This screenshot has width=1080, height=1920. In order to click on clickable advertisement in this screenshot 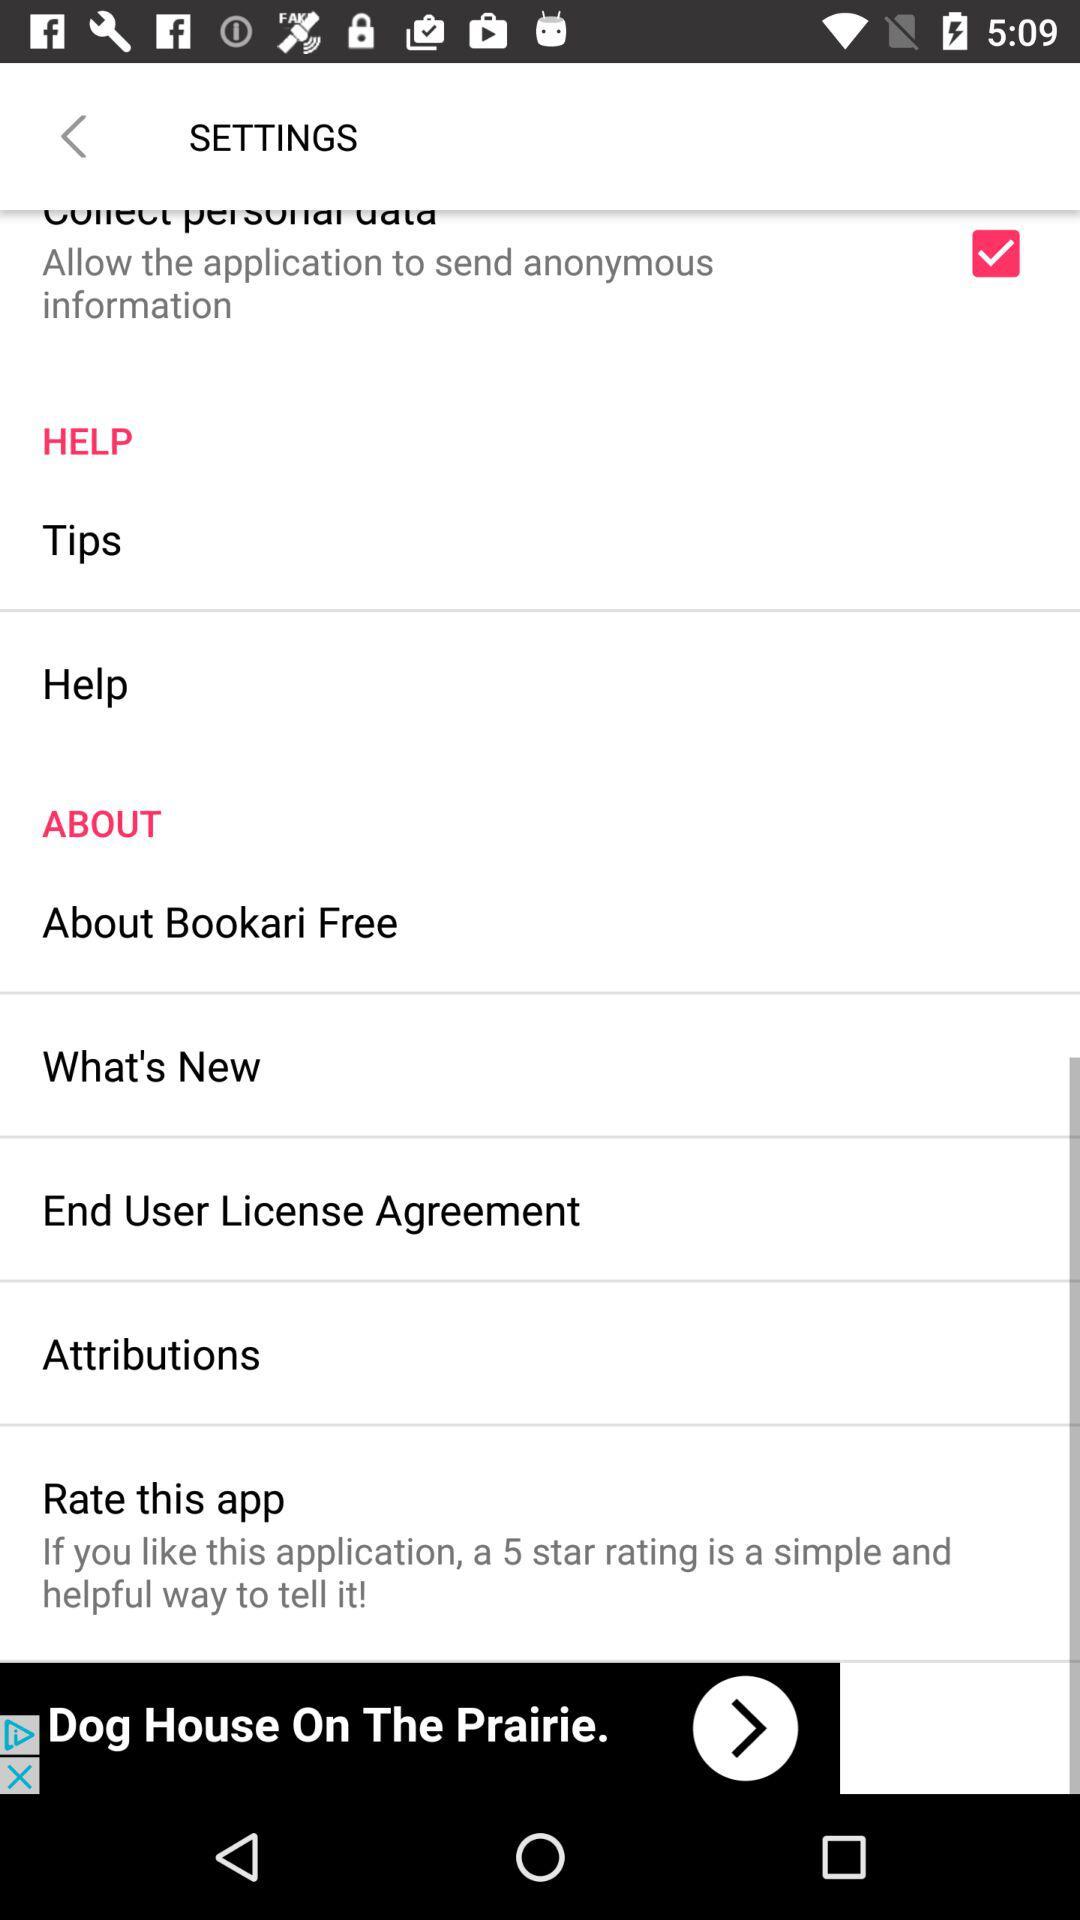, I will do `click(419, 1727)`.